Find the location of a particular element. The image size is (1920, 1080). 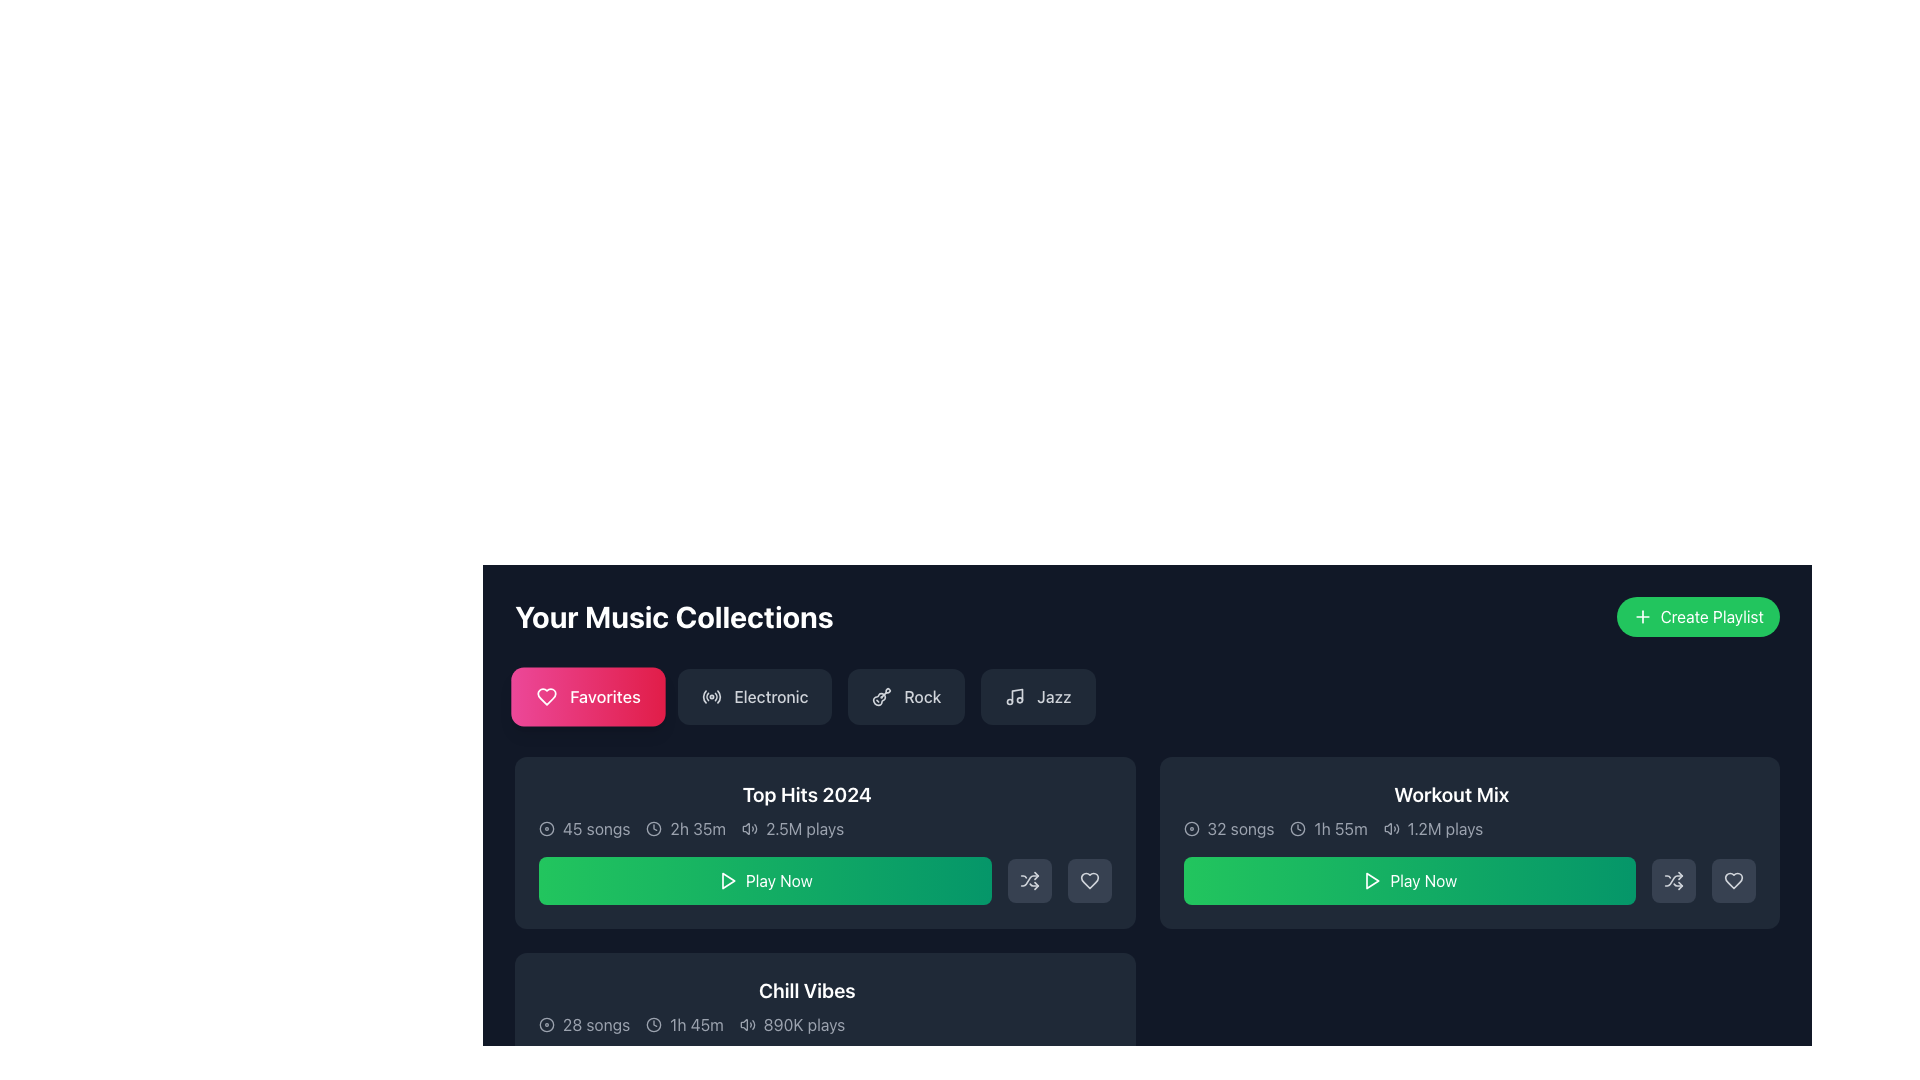

the third button in the rightmost set of controls of the 'Top Hits 2024' card in the 'Your Music Collections' section to mark the associated collection as liked is located at coordinates (1088, 879).